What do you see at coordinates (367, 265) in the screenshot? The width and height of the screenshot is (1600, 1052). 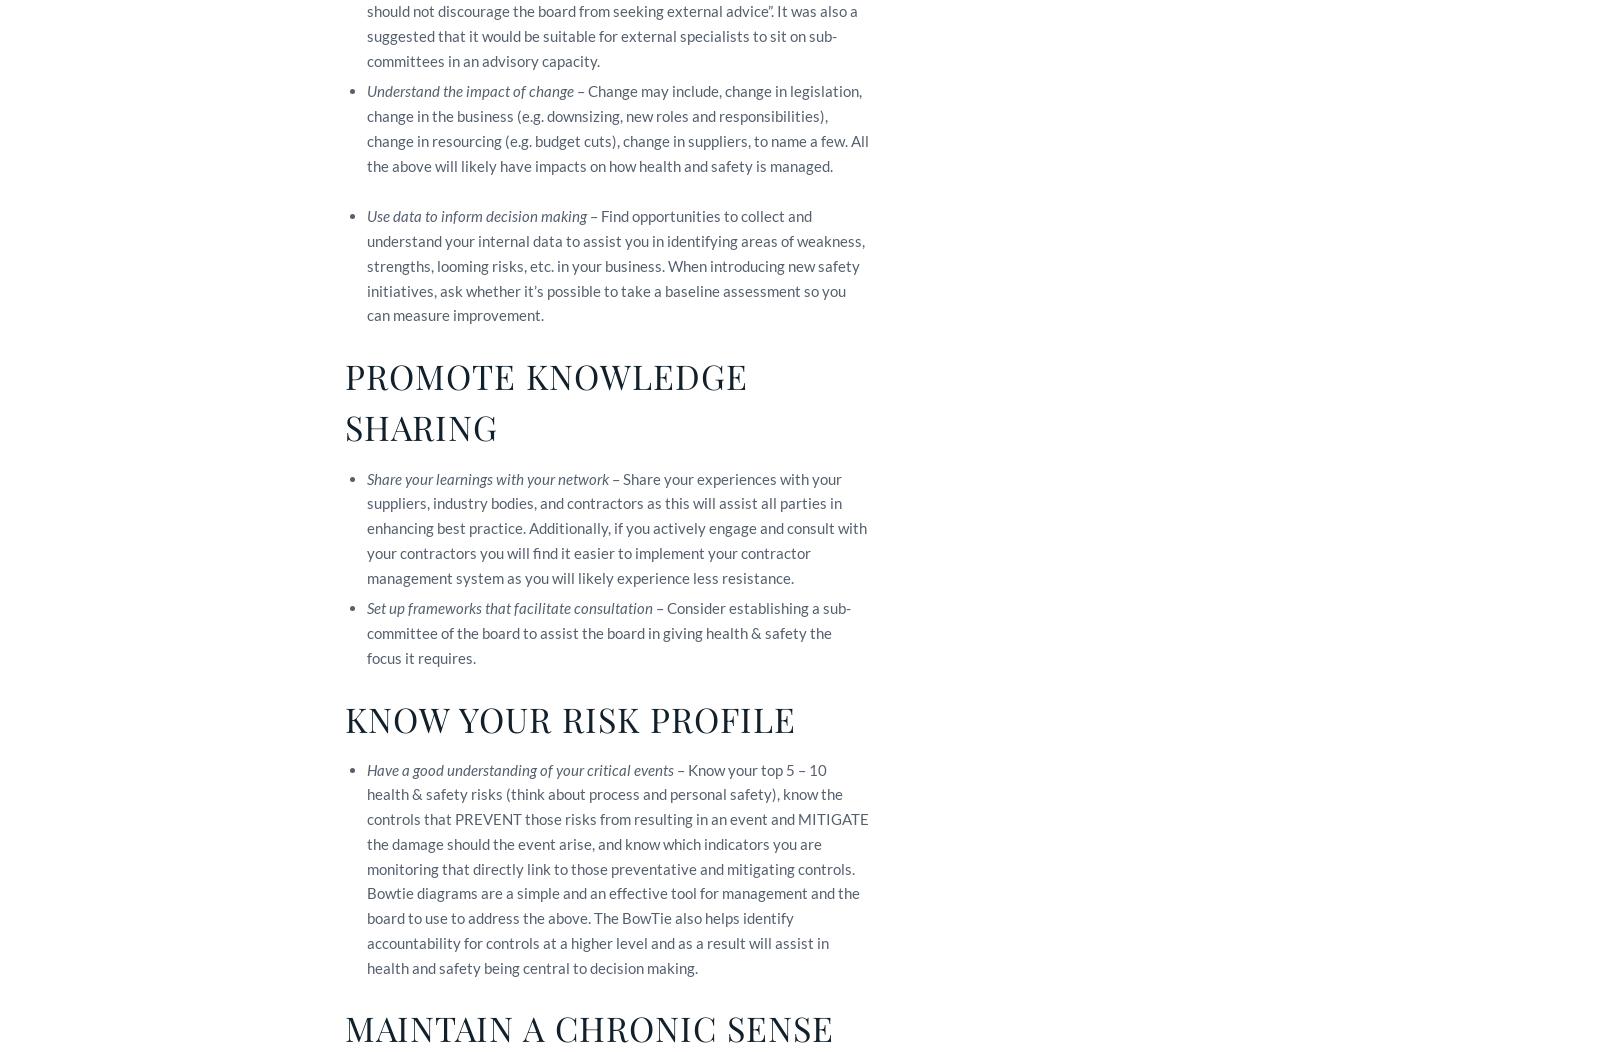 I see `'– Find opportunities to collect and understand your internal data to assist you in identifying areas of weakness, strengths, looming risks, etc. in your business. When introducing new safety initiatives, ask whether it’s possible to take a baseline assessment so you can measure improvement.'` at bounding box center [367, 265].